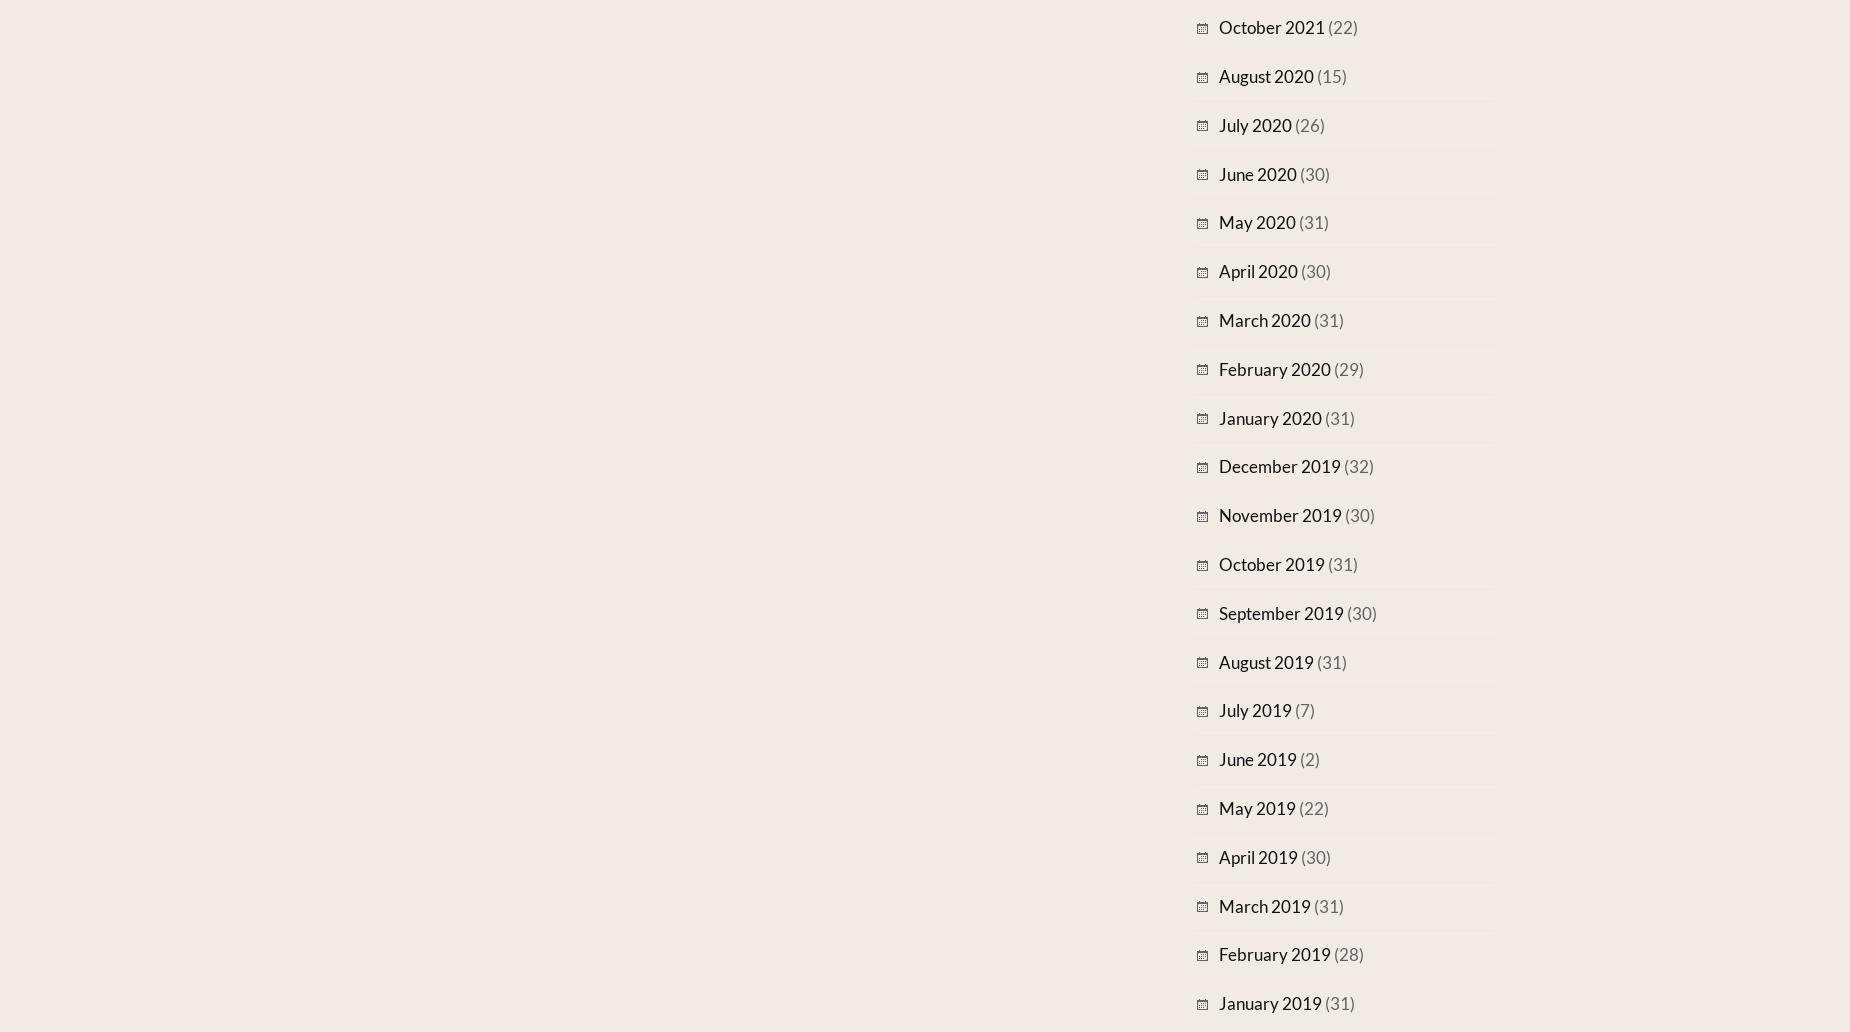 The width and height of the screenshot is (1850, 1032). Describe the element at coordinates (1279, 465) in the screenshot. I see `'December 2019'` at that location.